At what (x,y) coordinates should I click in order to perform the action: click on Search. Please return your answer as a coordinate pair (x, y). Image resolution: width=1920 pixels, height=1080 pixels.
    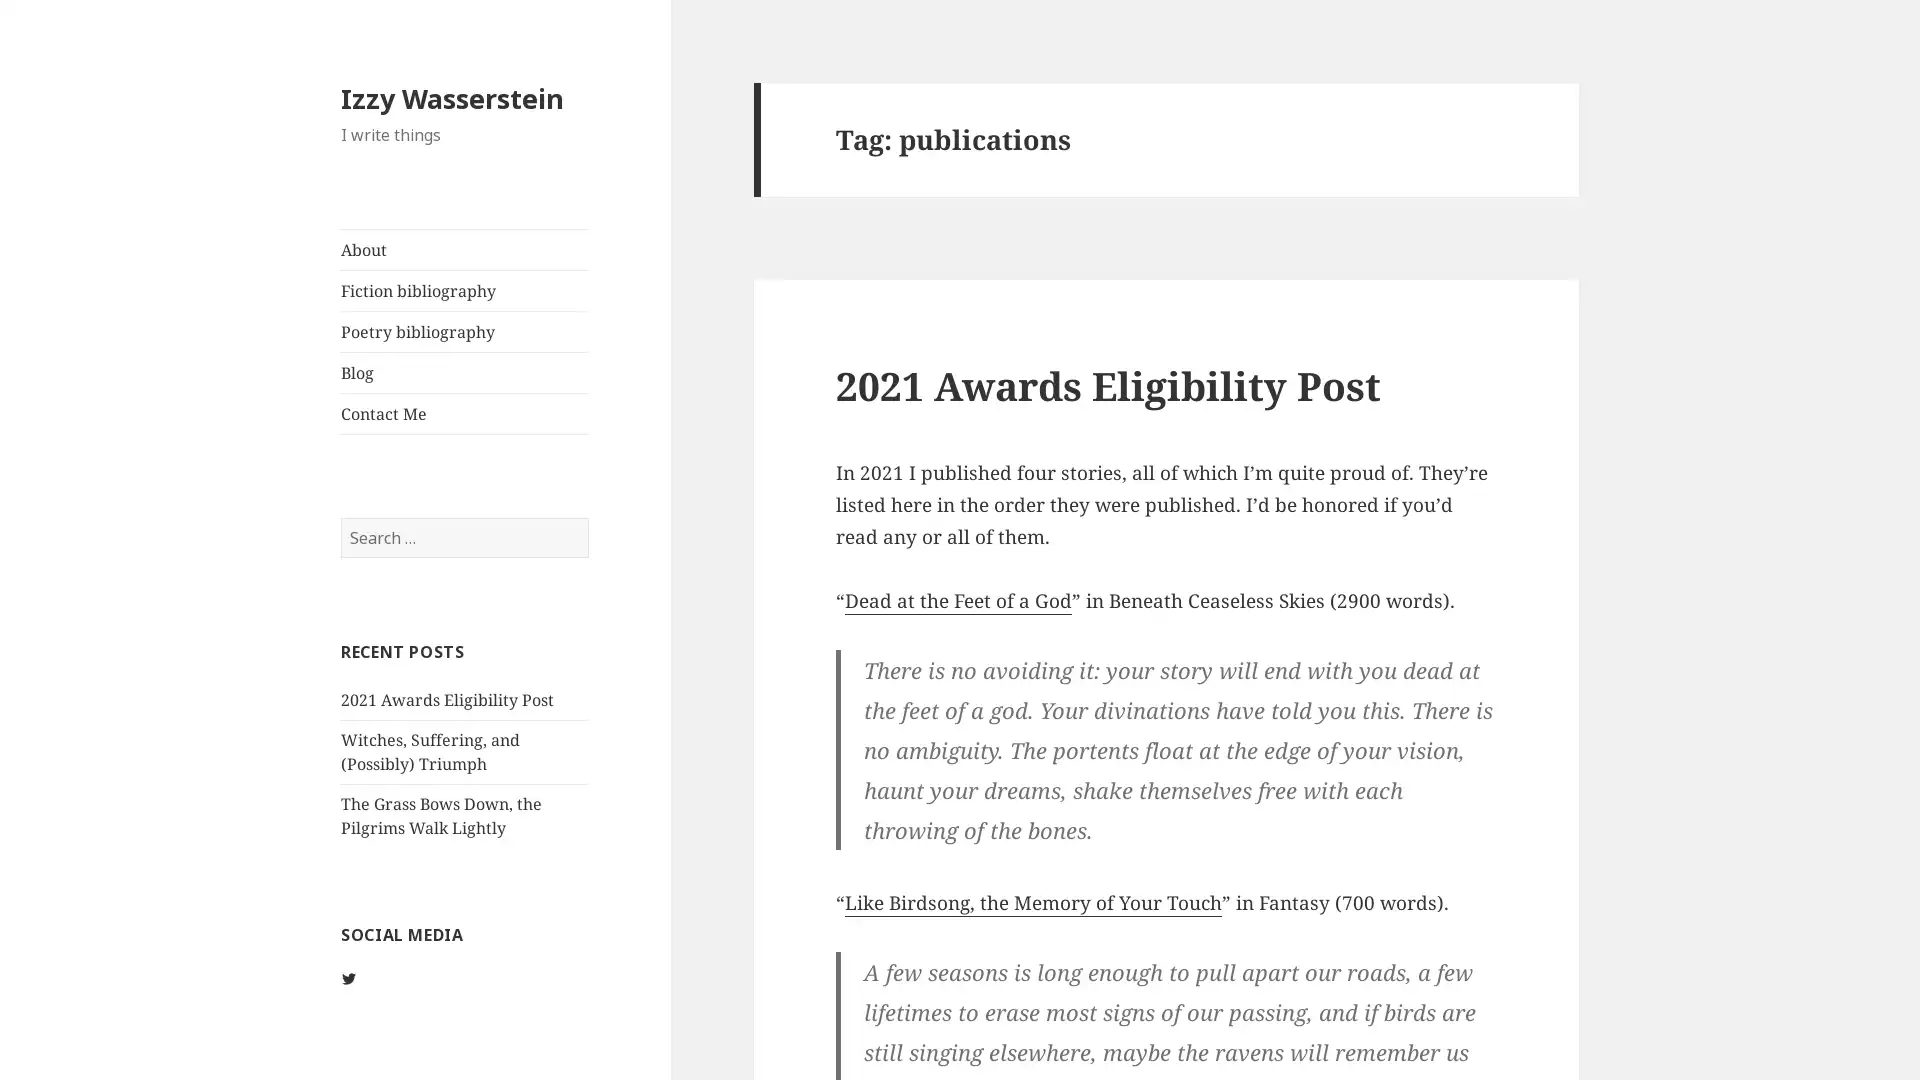
    Looking at the image, I should click on (586, 515).